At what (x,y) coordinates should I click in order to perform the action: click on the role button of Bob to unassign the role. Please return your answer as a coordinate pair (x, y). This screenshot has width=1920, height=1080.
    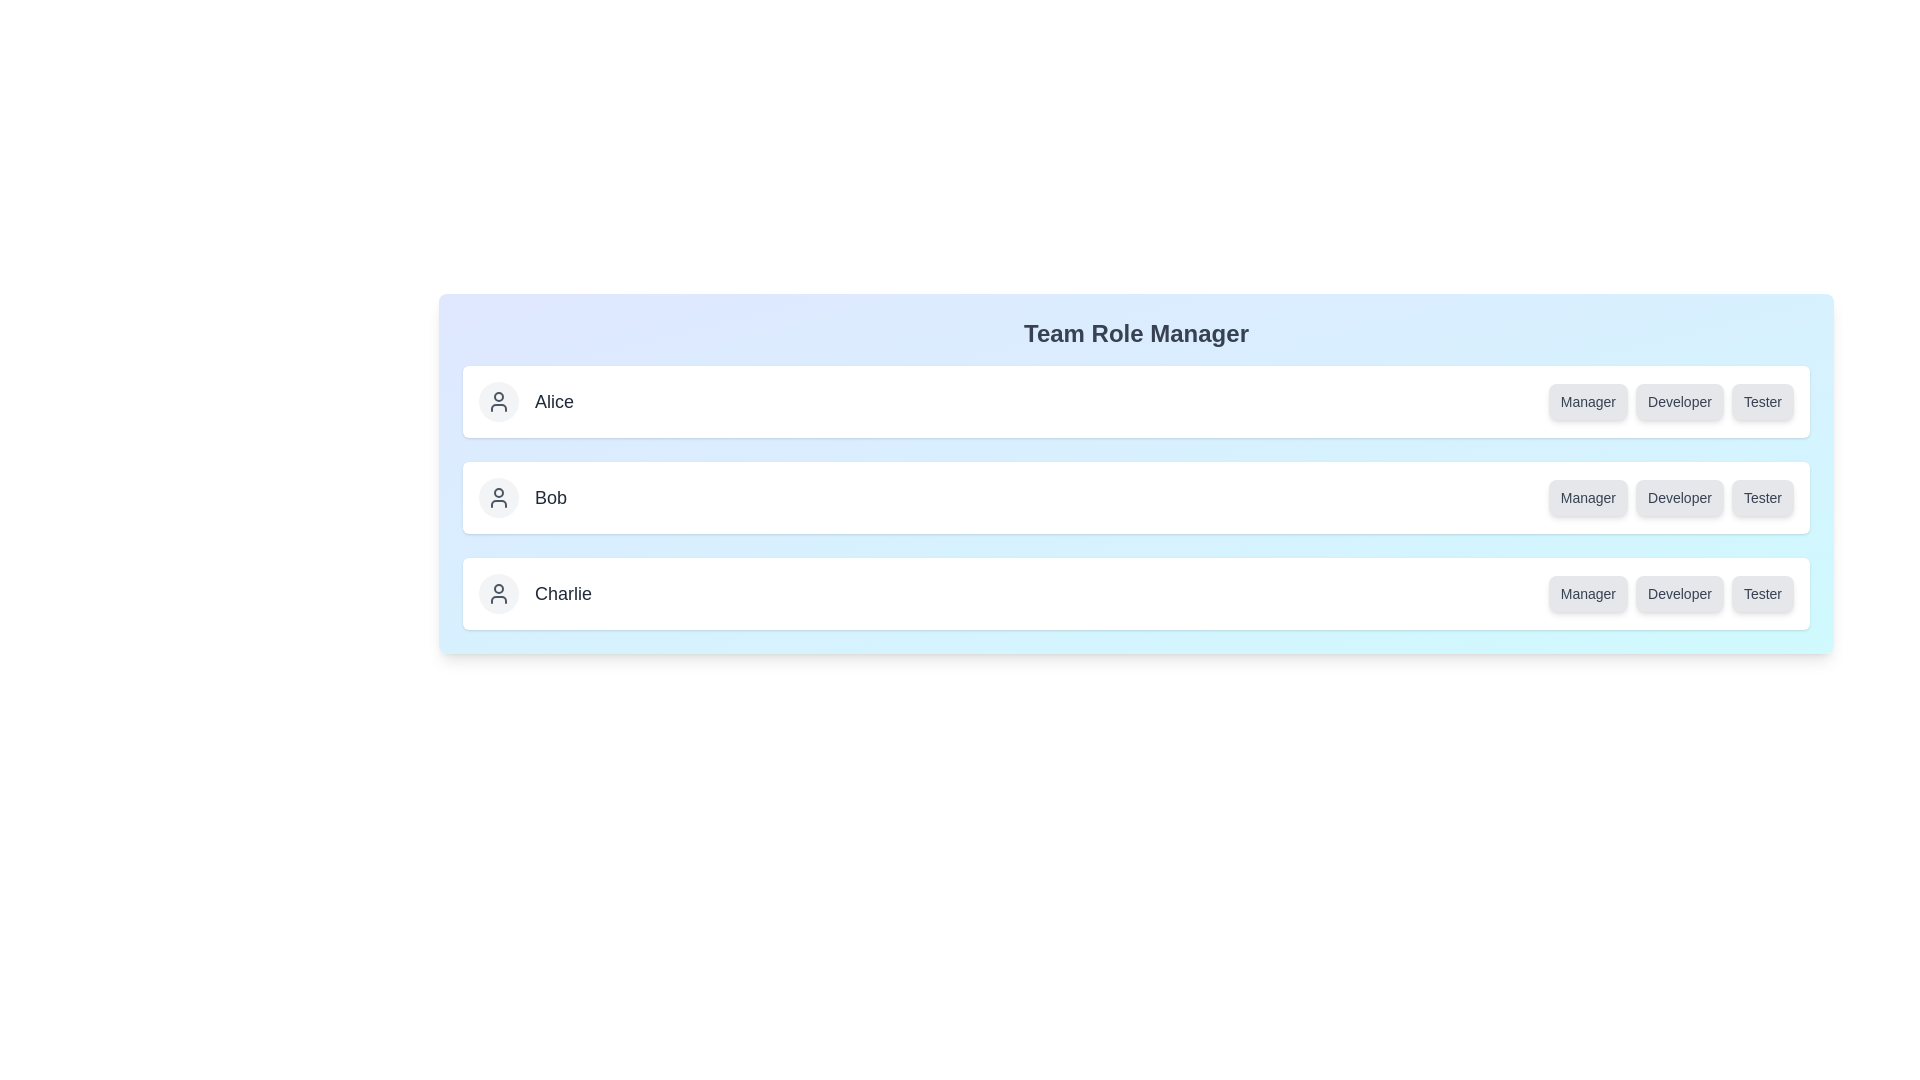
    Looking at the image, I should click on (1587, 496).